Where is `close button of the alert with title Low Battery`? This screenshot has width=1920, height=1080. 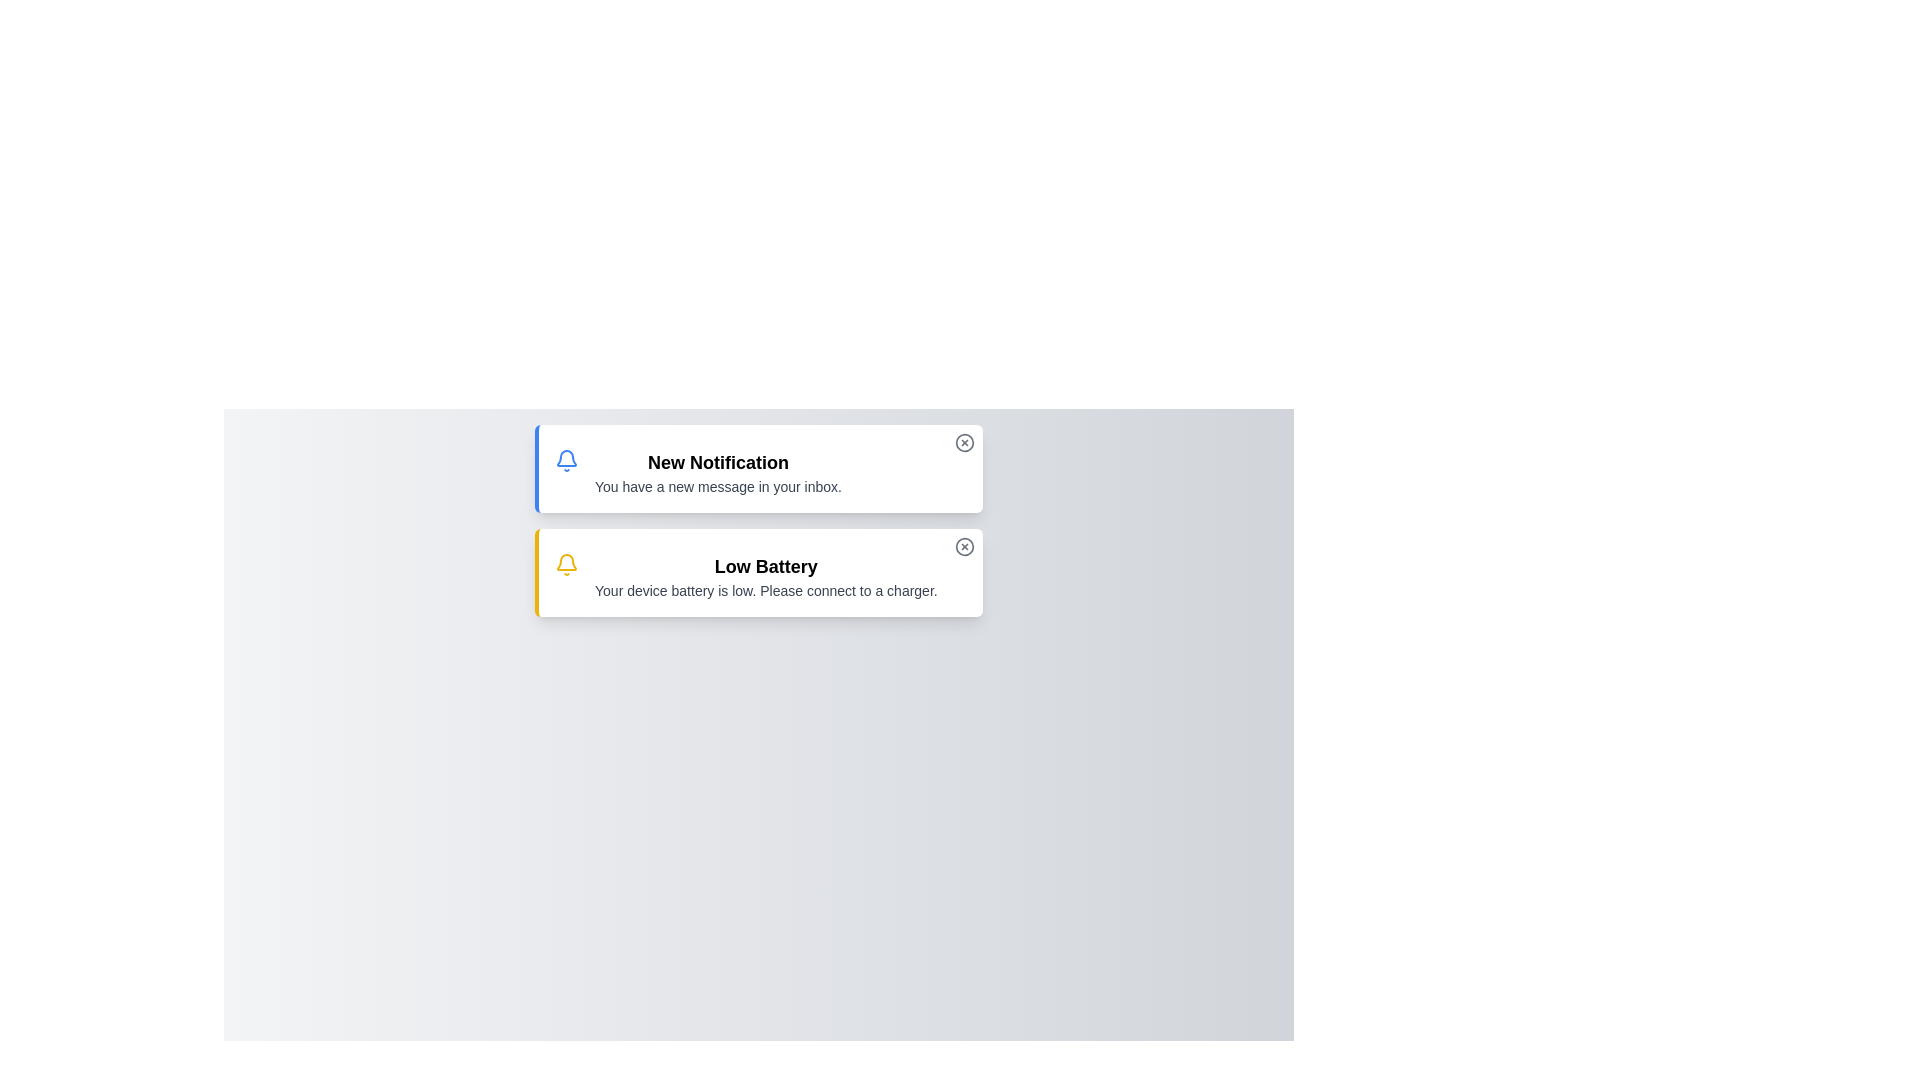
close button of the alert with title Low Battery is located at coordinates (964, 547).